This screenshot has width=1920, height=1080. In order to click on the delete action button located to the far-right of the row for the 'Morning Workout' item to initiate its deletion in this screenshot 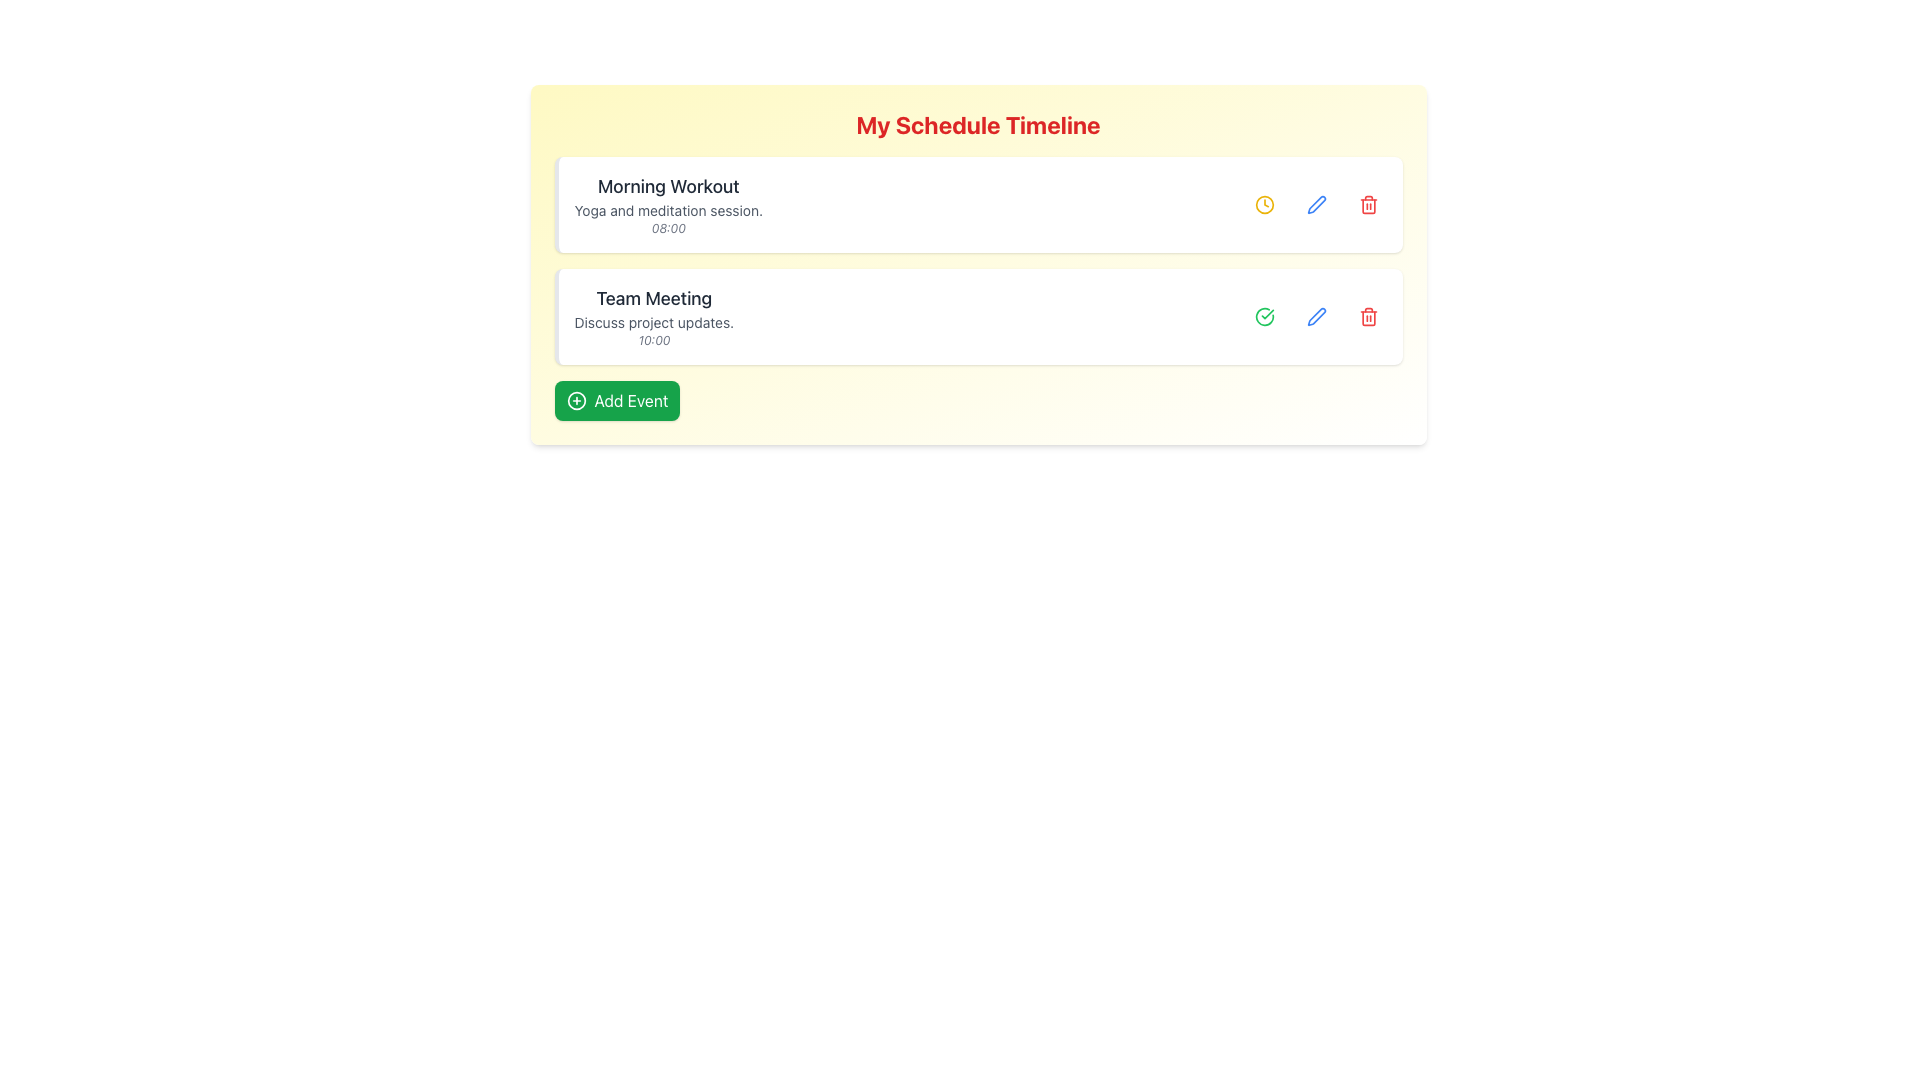, I will do `click(1367, 204)`.